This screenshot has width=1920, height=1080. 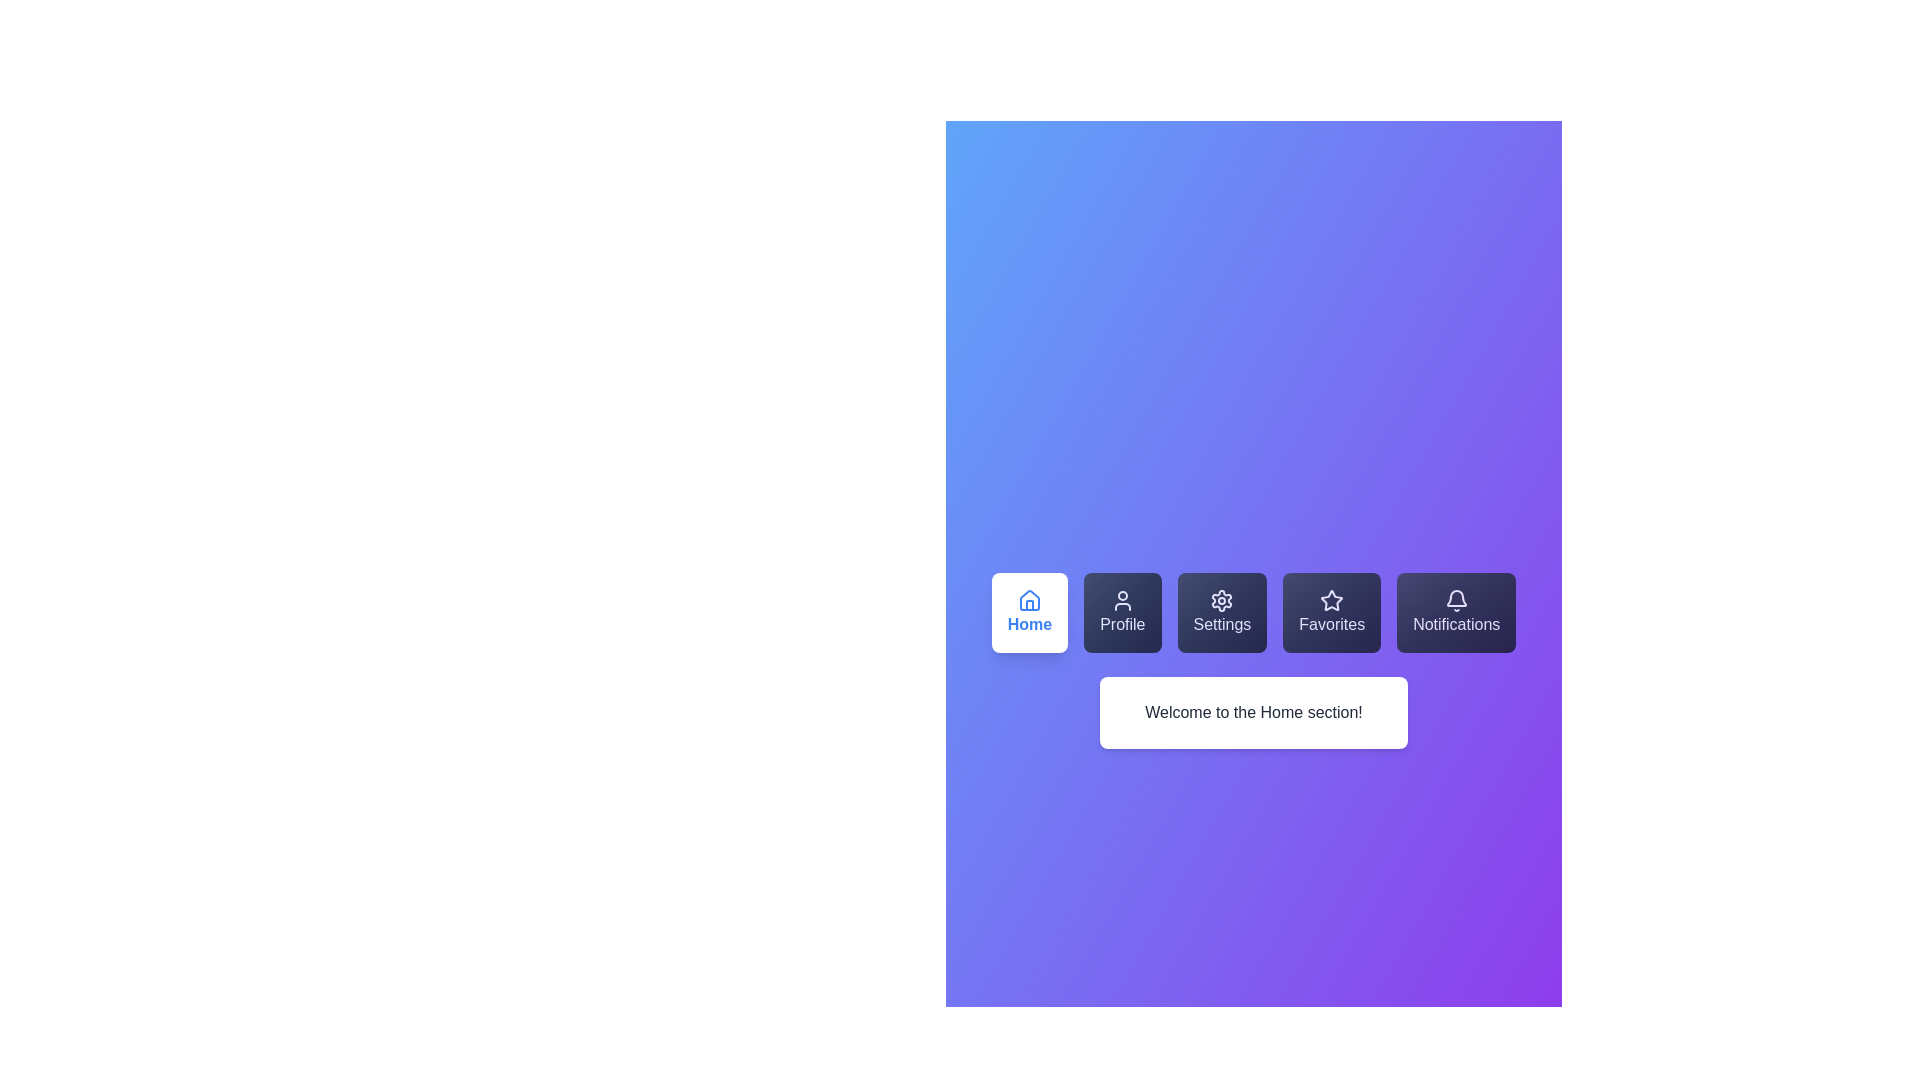 I want to click on the star-shaped icon associated with the Favorites label, so click(x=1331, y=599).